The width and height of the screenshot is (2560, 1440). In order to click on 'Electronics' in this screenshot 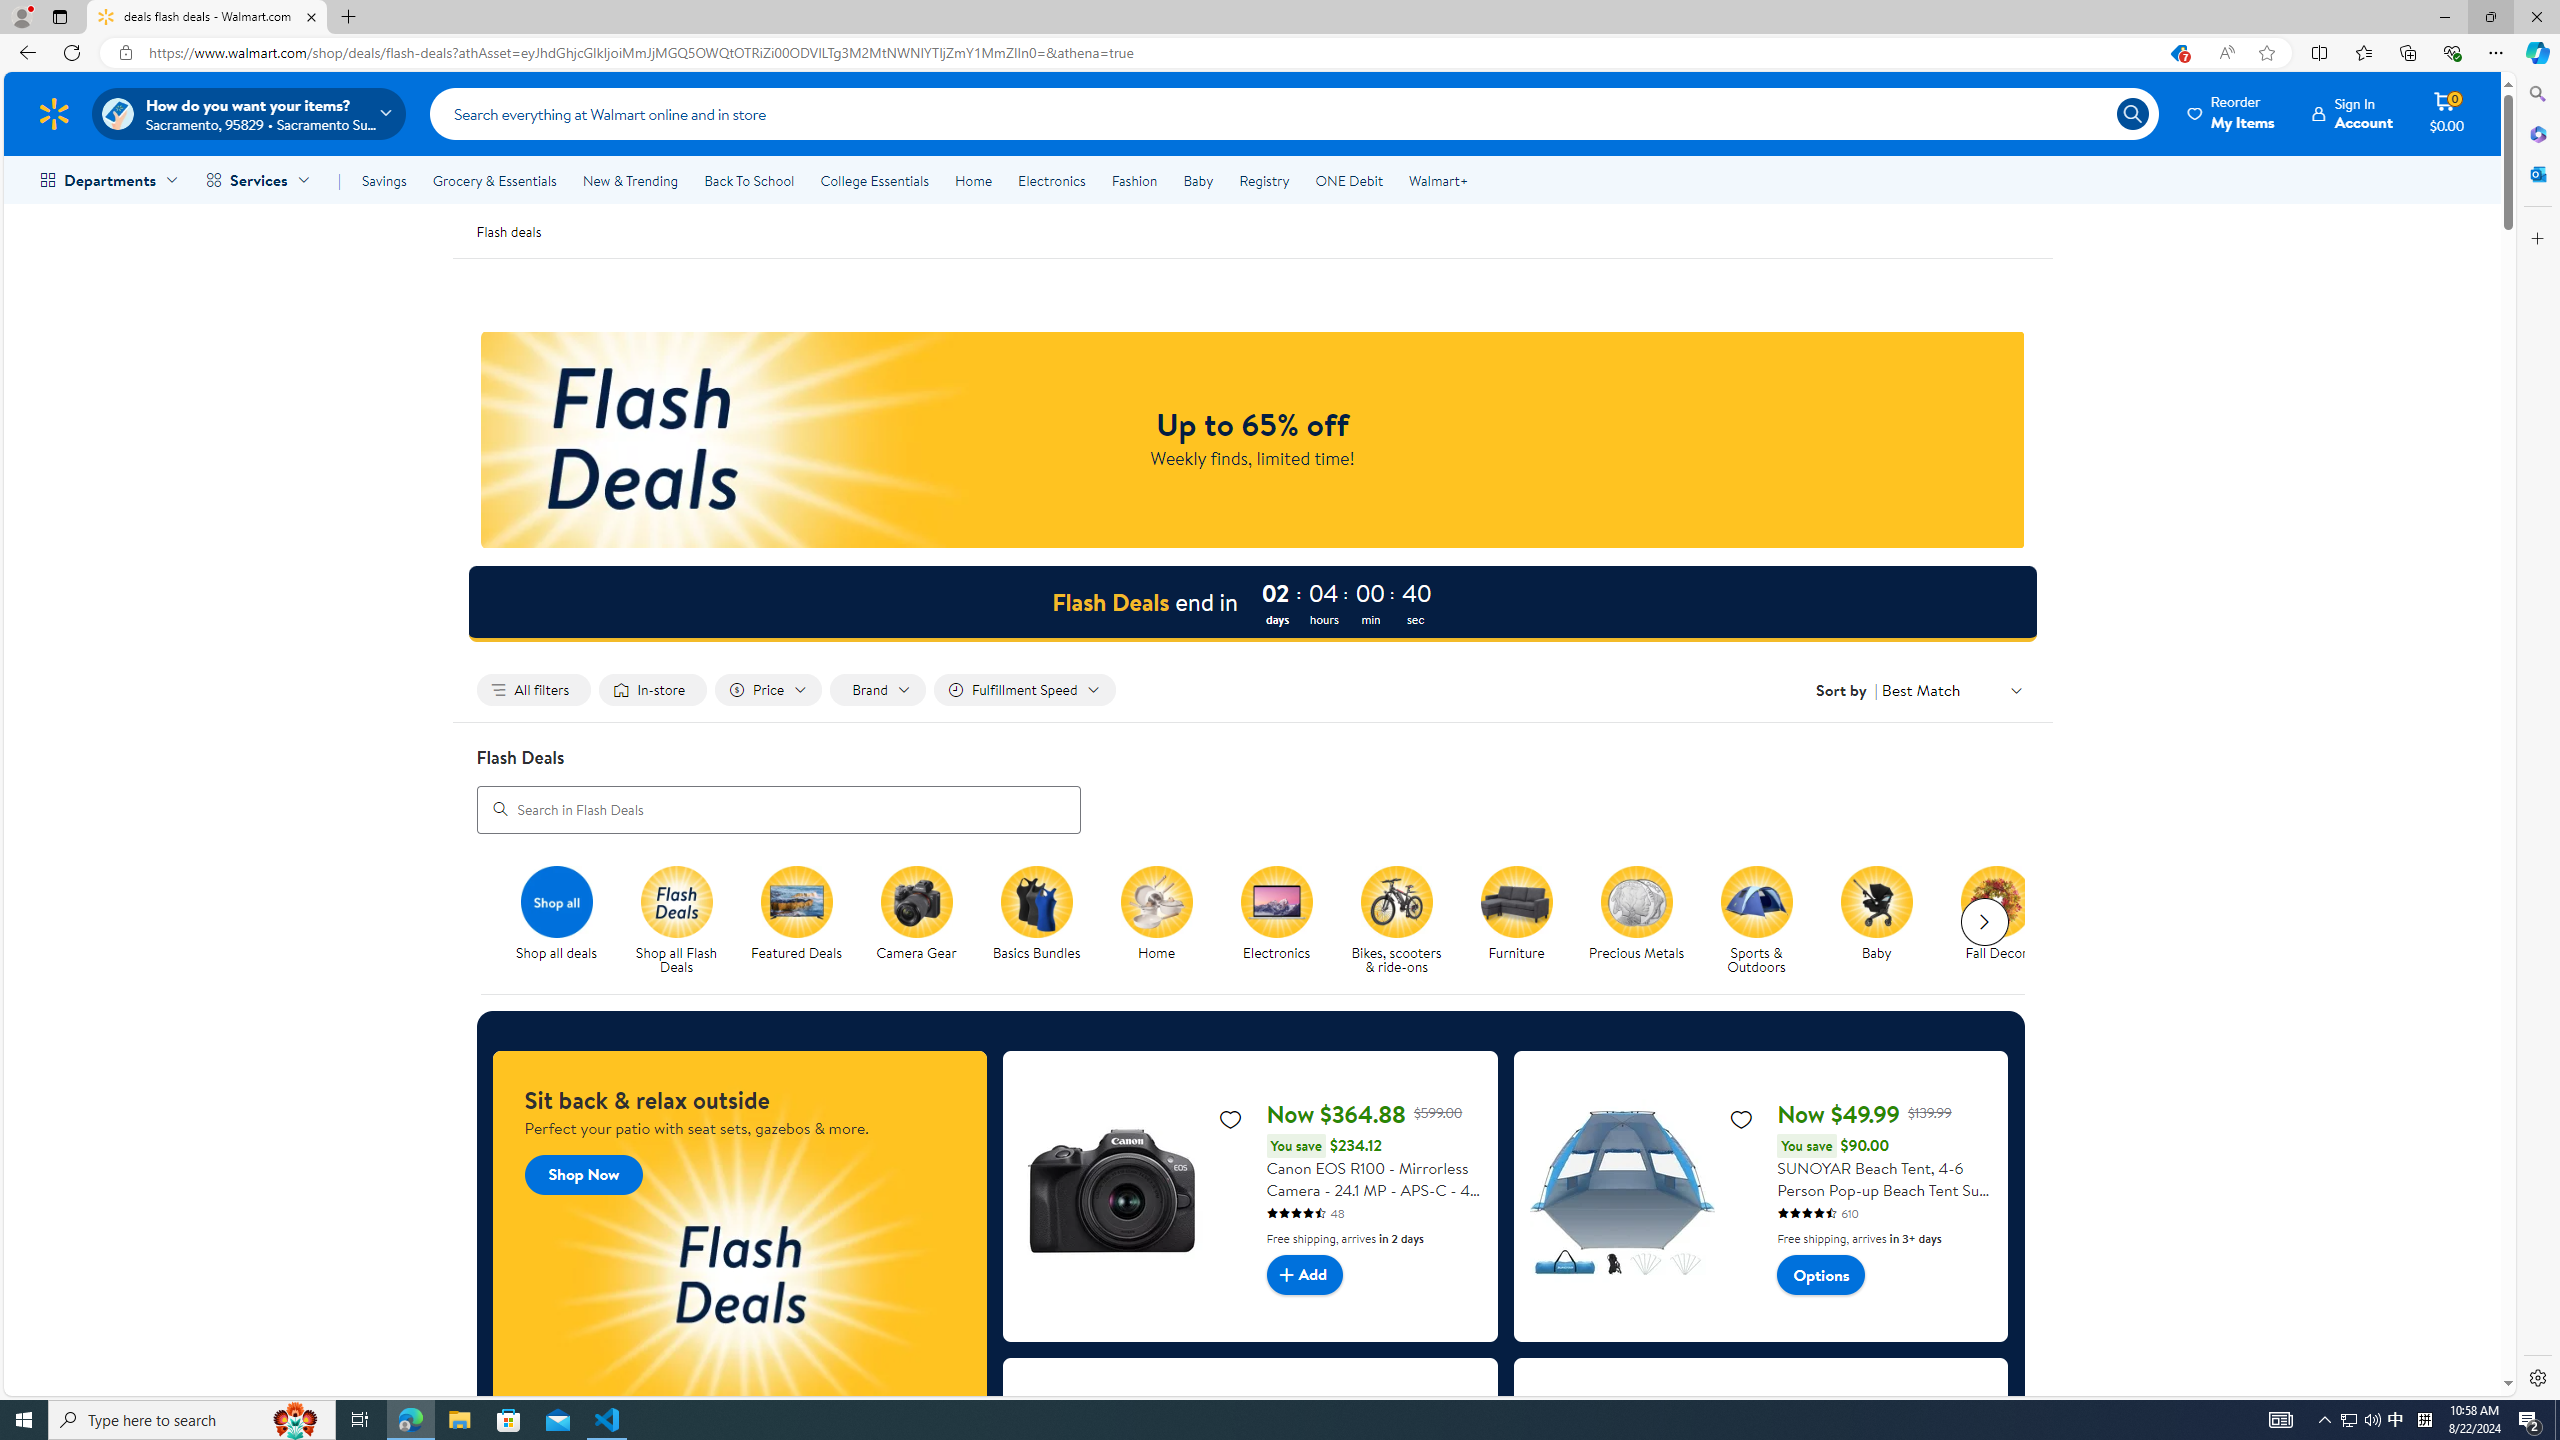, I will do `click(1283, 920)`.